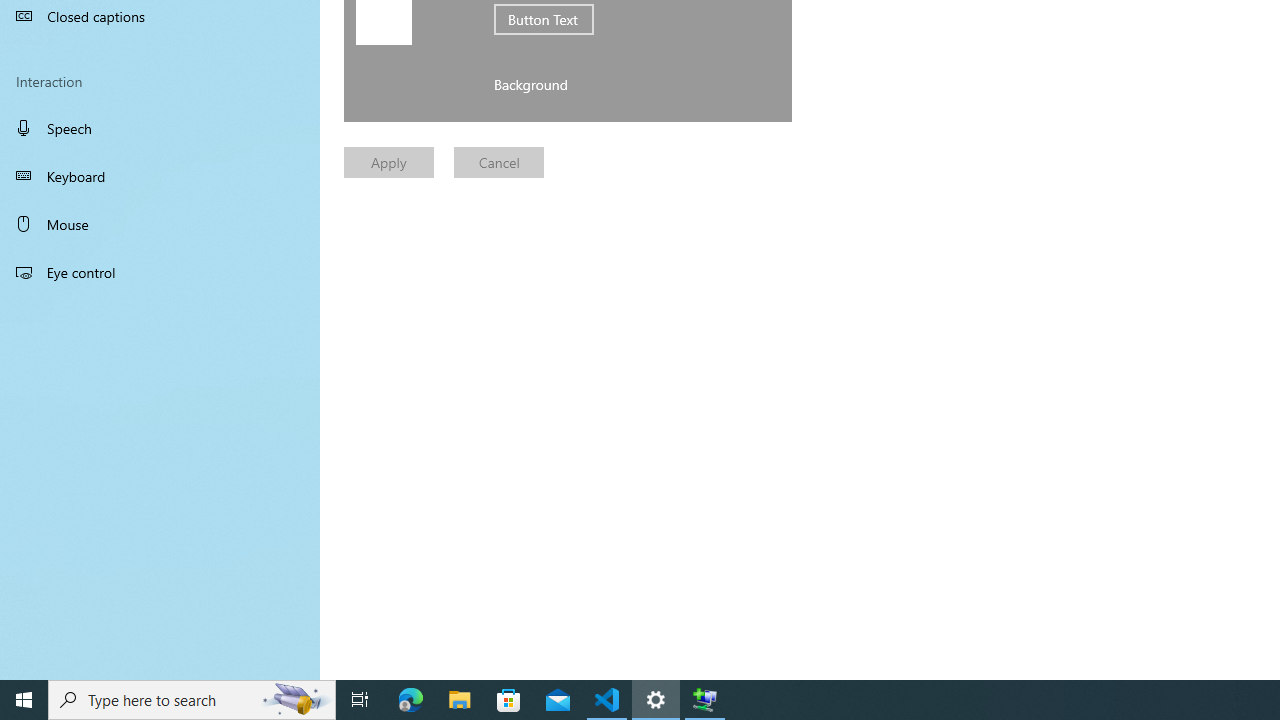 This screenshot has height=720, width=1280. I want to click on 'Visual Studio Code - 1 running window', so click(606, 698).